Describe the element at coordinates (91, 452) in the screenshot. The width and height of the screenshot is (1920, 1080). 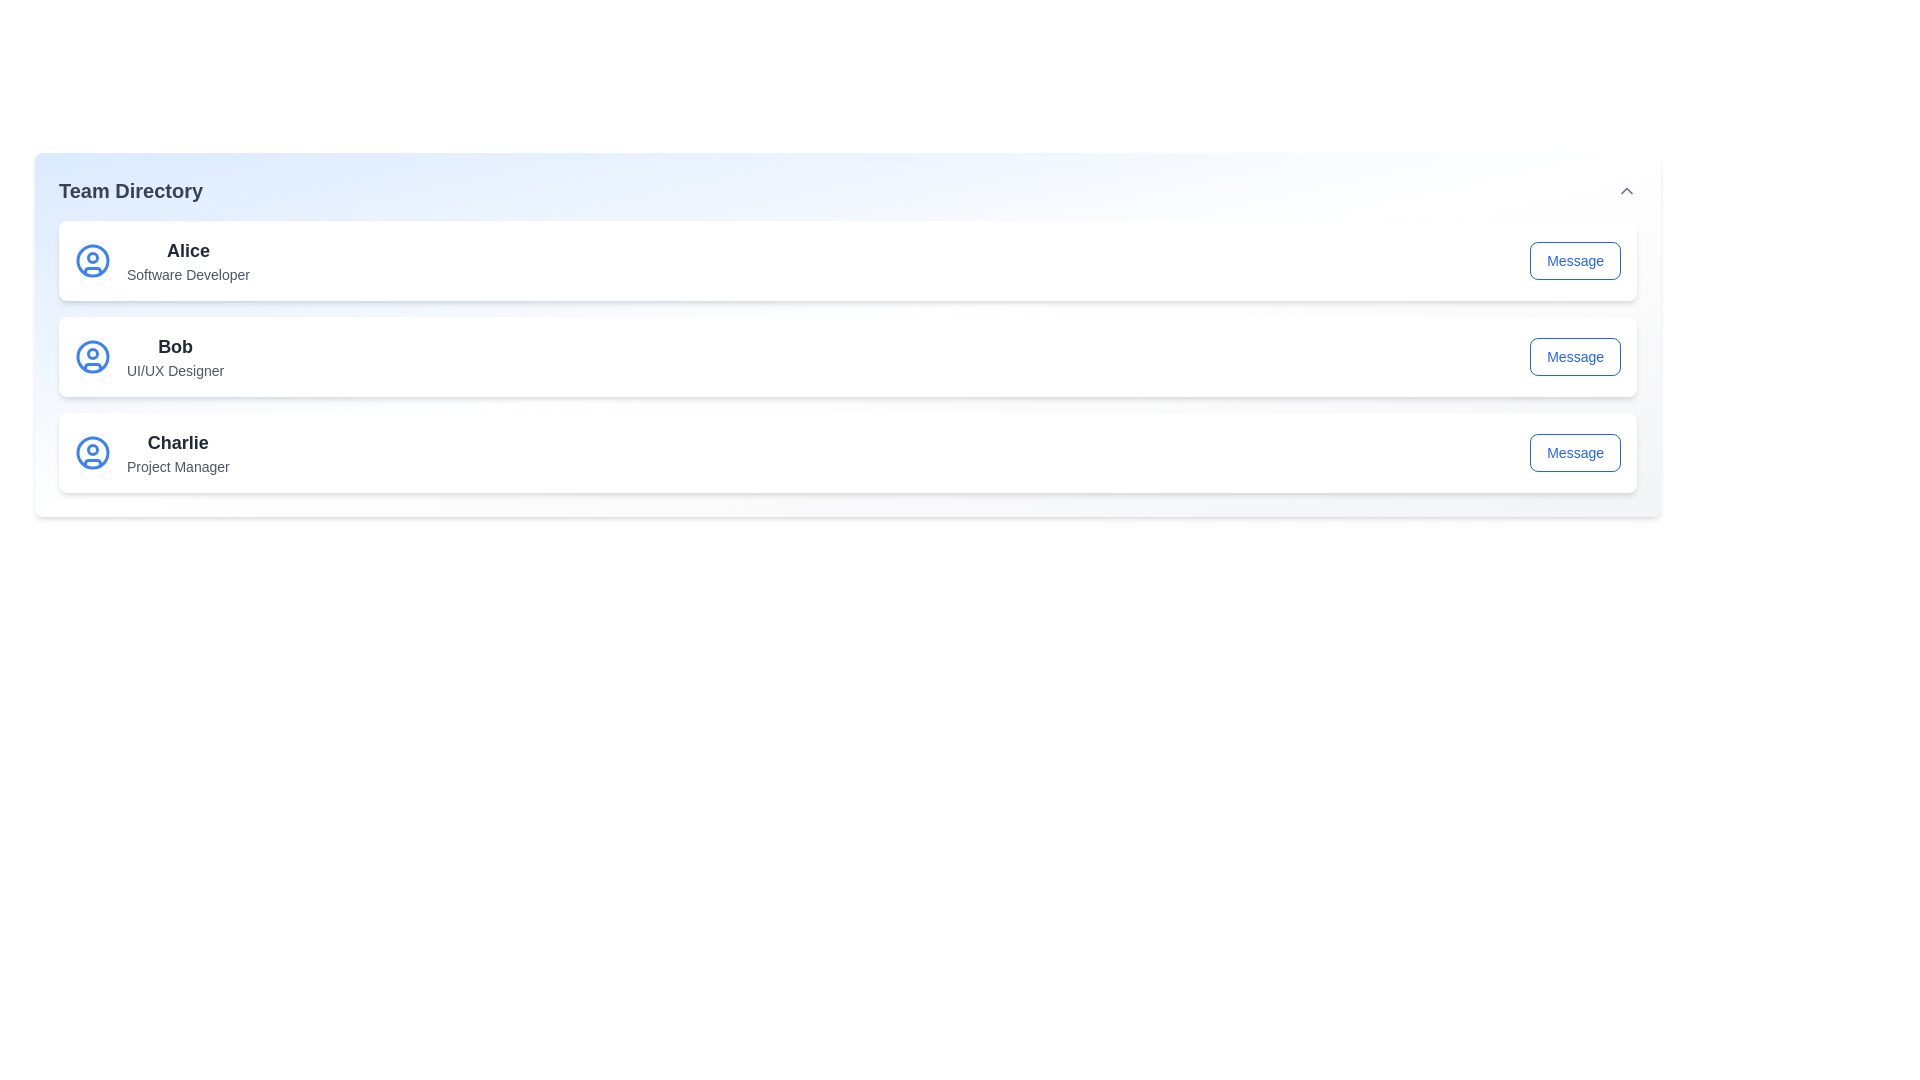
I see `the outermost circular border of the user icon for 'Charlie - Project Manager' to display potential animation or highlight effects` at that location.